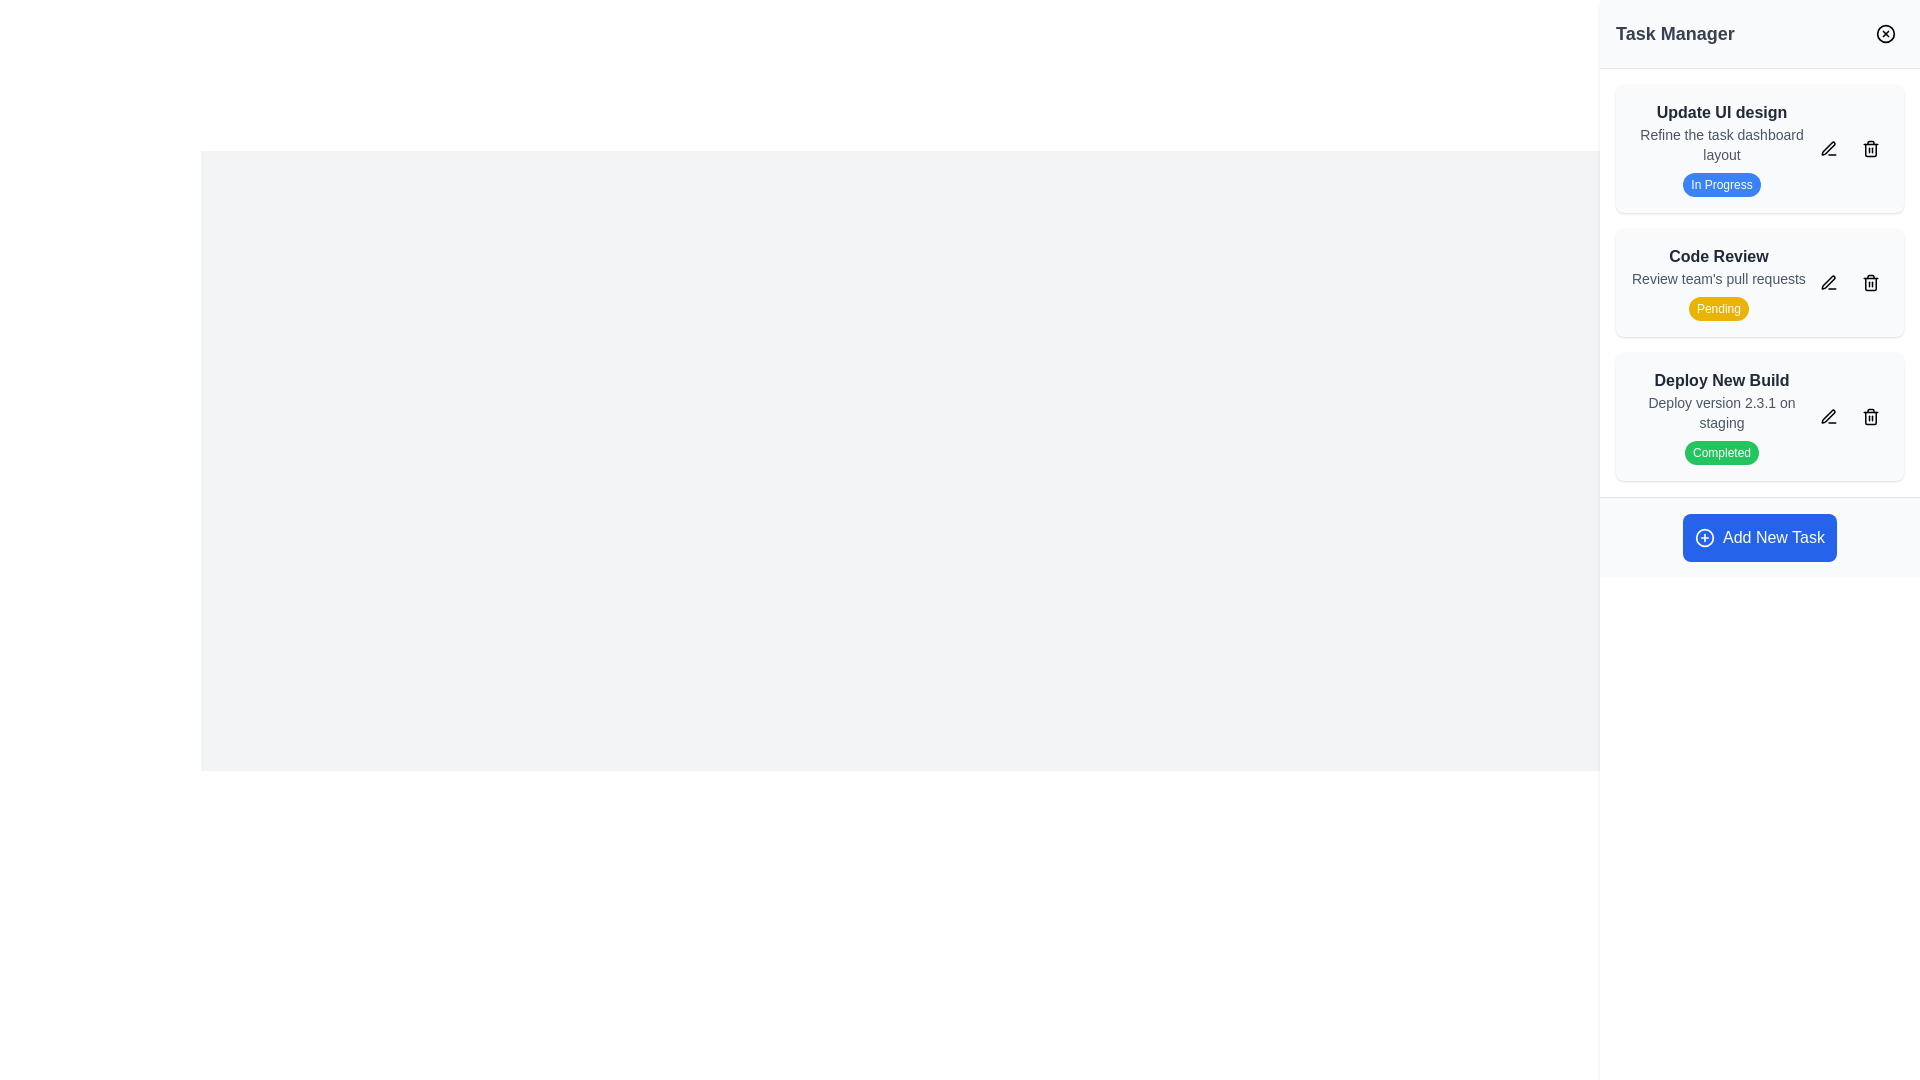 The height and width of the screenshot is (1080, 1920). What do you see at coordinates (1885, 34) in the screenshot?
I see `the 'Close' button located at the far-end of the top header section labeled 'Task Manager'` at bounding box center [1885, 34].